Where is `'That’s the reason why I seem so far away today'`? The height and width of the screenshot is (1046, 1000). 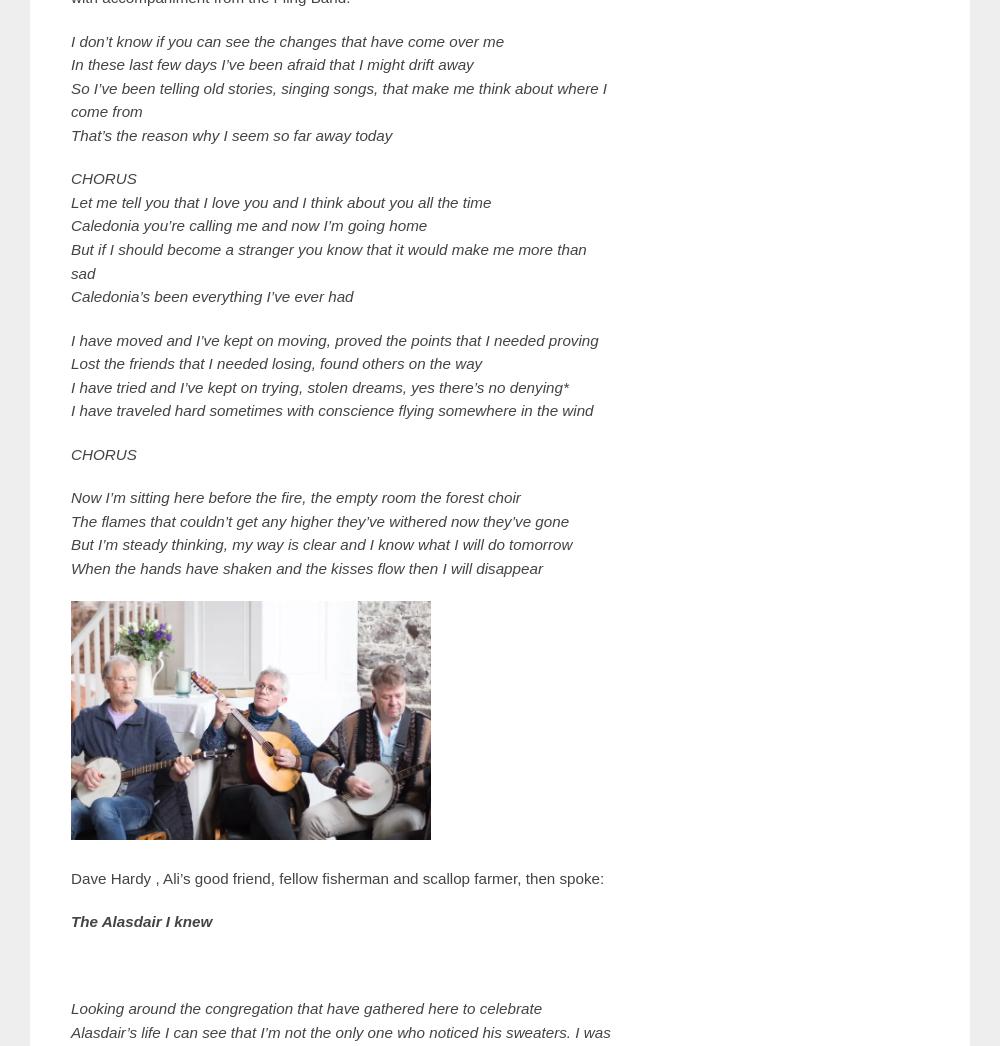 'That’s the reason why I seem so far away today' is located at coordinates (230, 133).